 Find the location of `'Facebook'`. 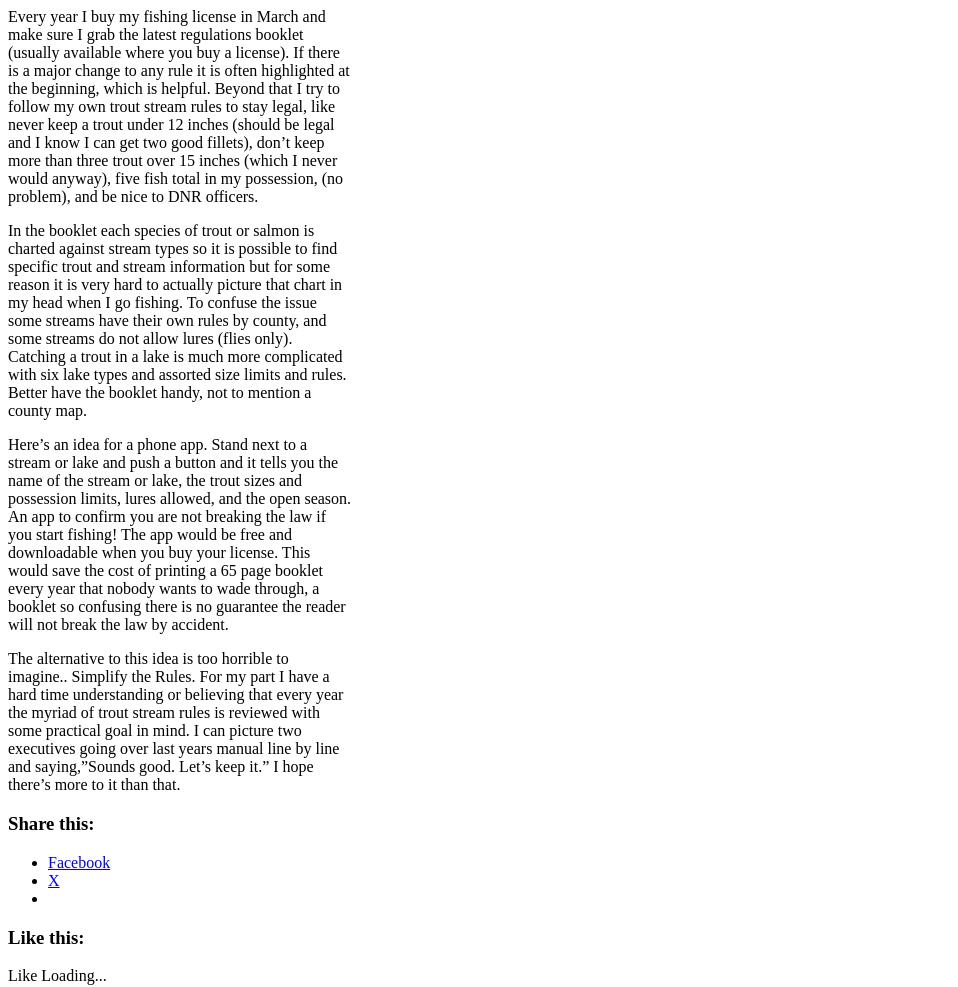

'Facebook' is located at coordinates (78, 860).